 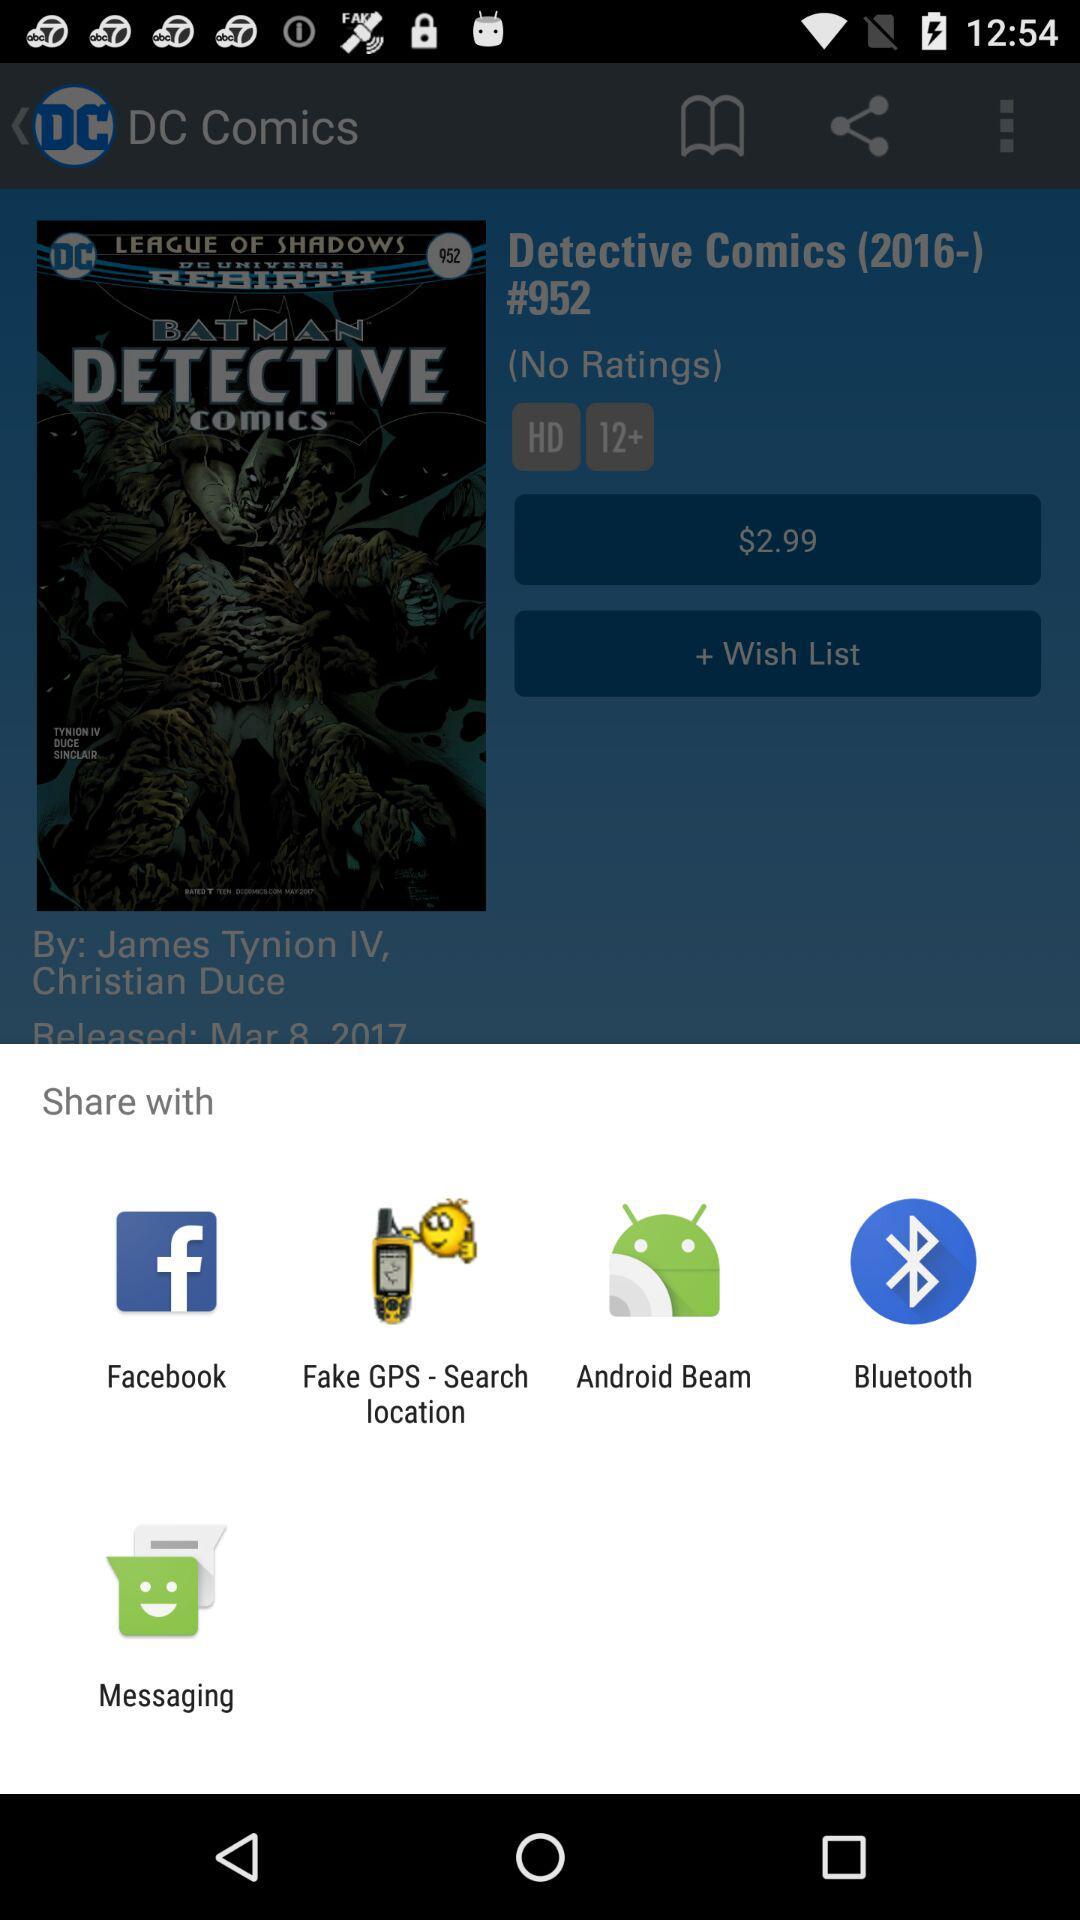 I want to click on the icon next to fake gps search, so click(x=664, y=1392).